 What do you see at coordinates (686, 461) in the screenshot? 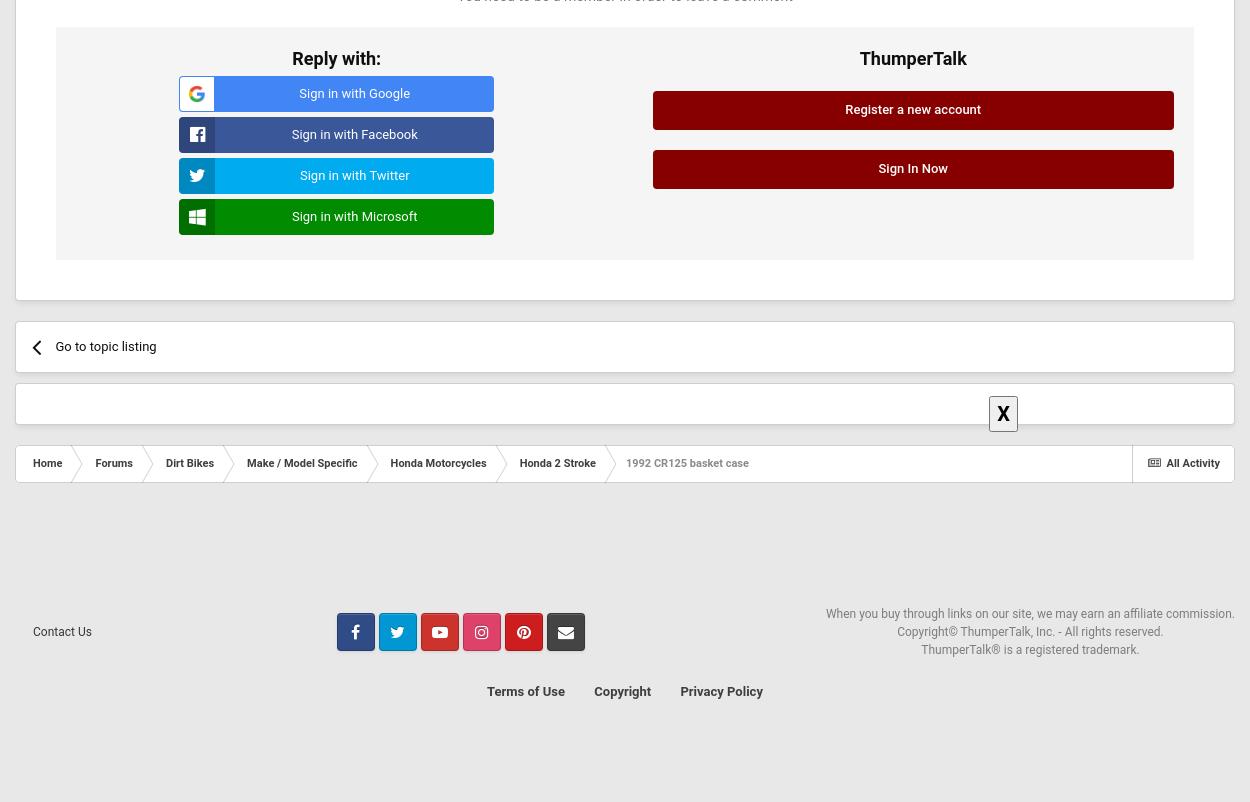
I see `'1992 CR125 basket case'` at bounding box center [686, 461].